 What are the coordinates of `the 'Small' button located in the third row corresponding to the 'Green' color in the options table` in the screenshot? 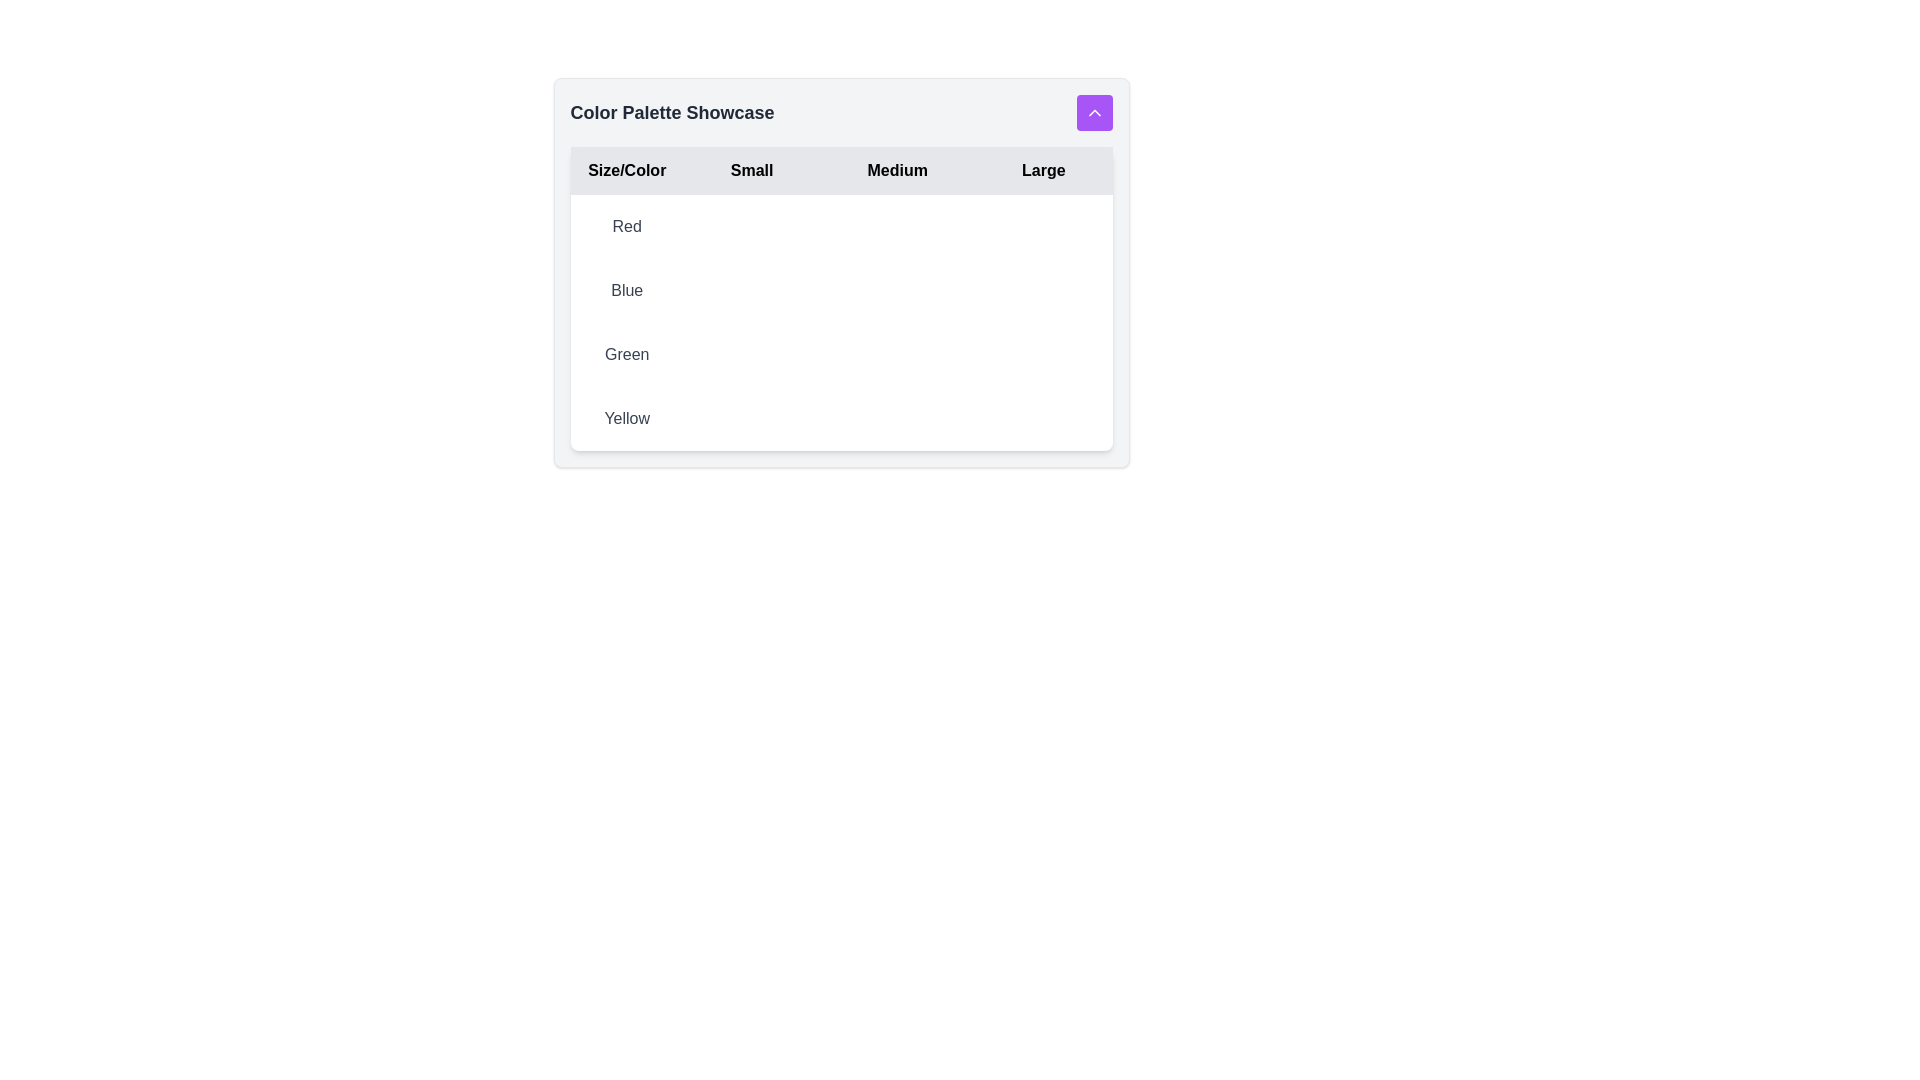 It's located at (751, 353).